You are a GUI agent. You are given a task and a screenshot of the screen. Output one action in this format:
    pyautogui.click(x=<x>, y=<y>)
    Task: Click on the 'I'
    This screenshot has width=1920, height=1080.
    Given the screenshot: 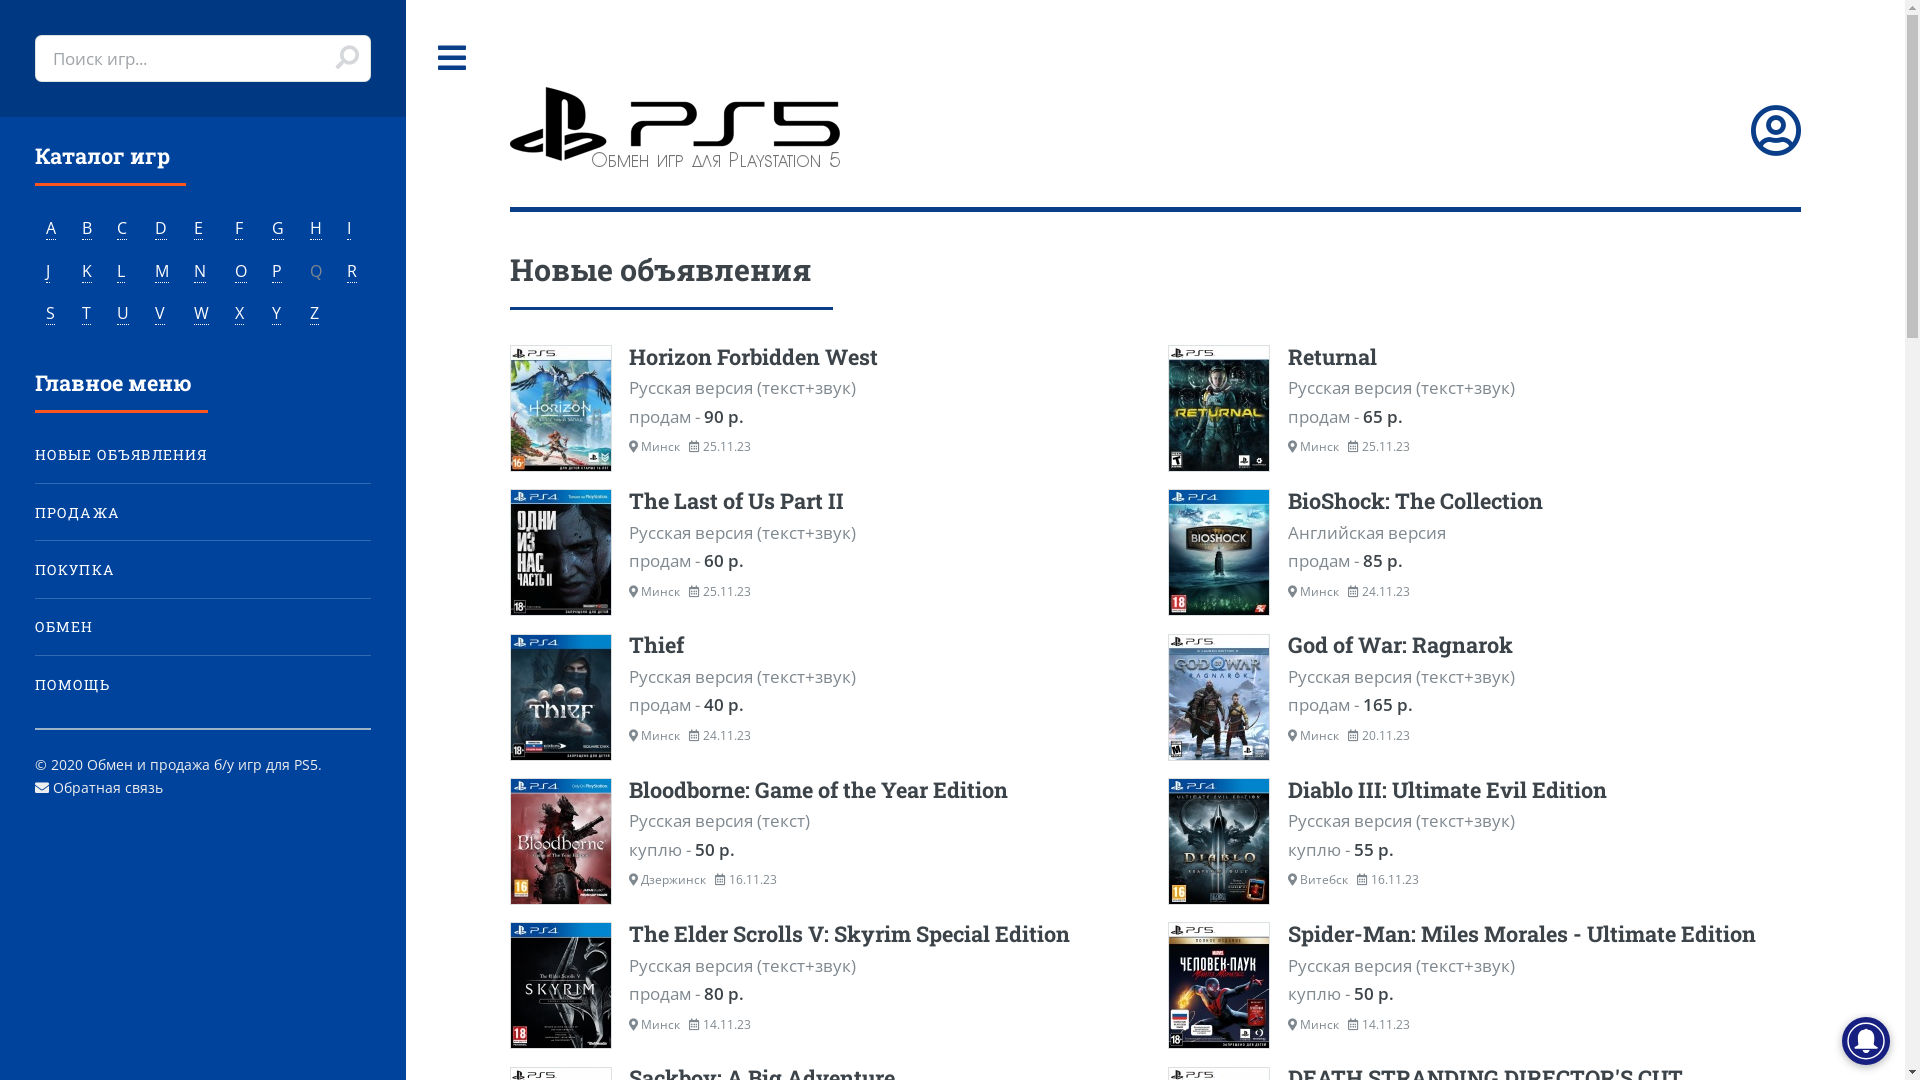 What is the action you would take?
    pyautogui.click(x=349, y=227)
    